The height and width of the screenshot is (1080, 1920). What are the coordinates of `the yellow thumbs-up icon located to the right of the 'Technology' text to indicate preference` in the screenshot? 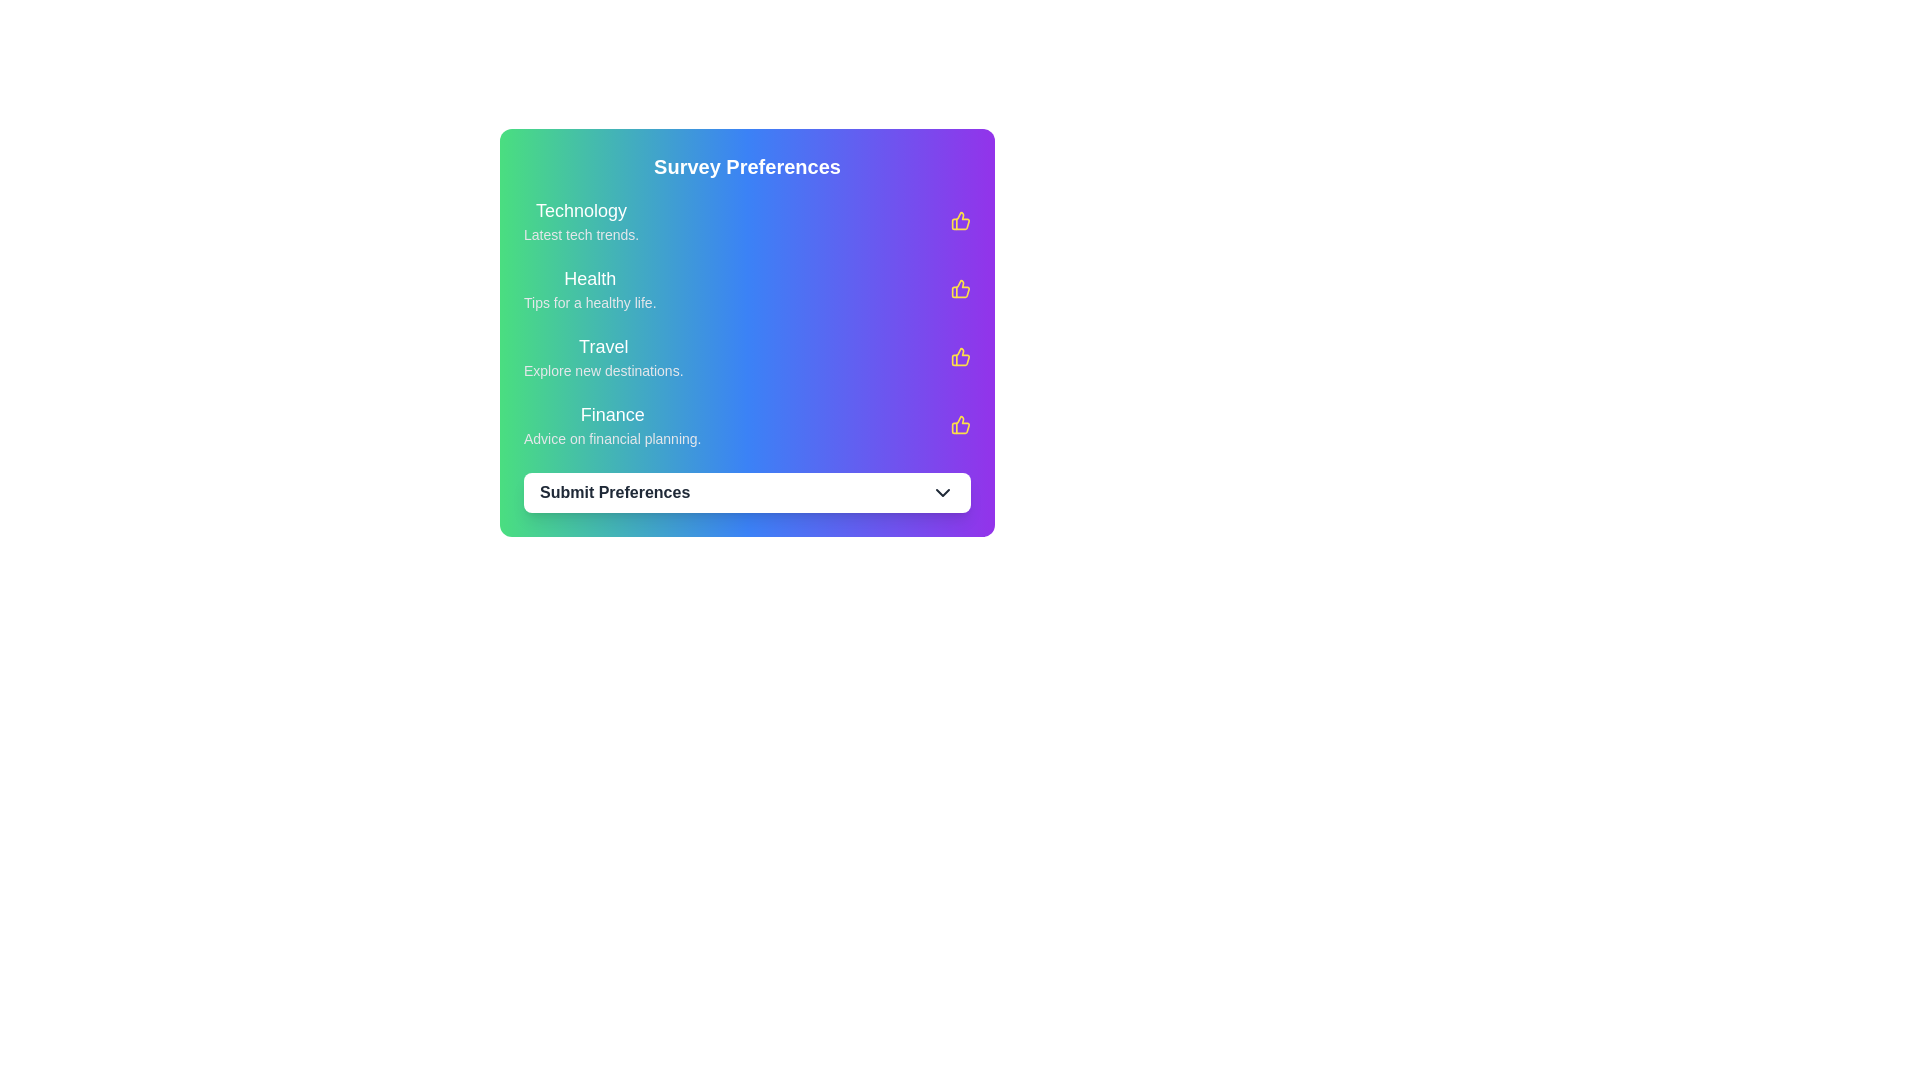 It's located at (944, 220).